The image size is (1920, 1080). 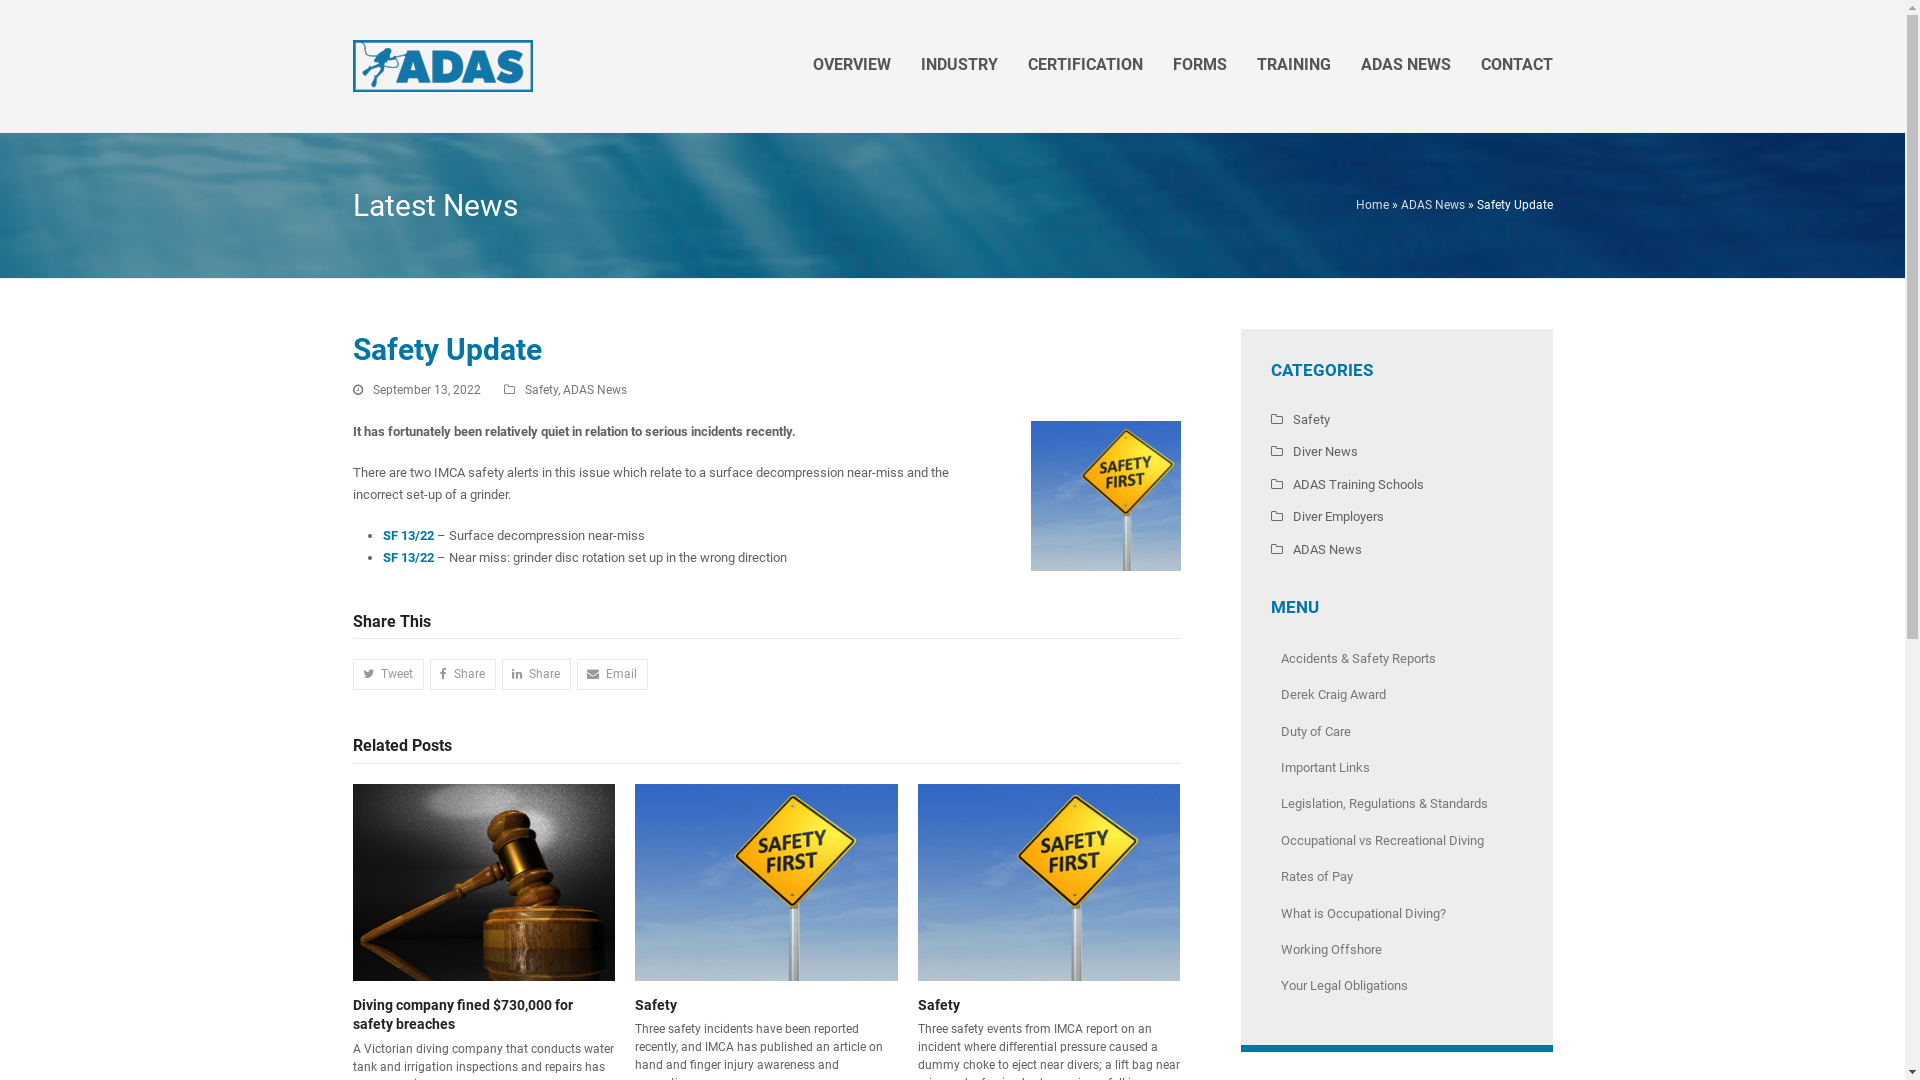 What do you see at coordinates (429, 674) in the screenshot?
I see `'Share'` at bounding box center [429, 674].